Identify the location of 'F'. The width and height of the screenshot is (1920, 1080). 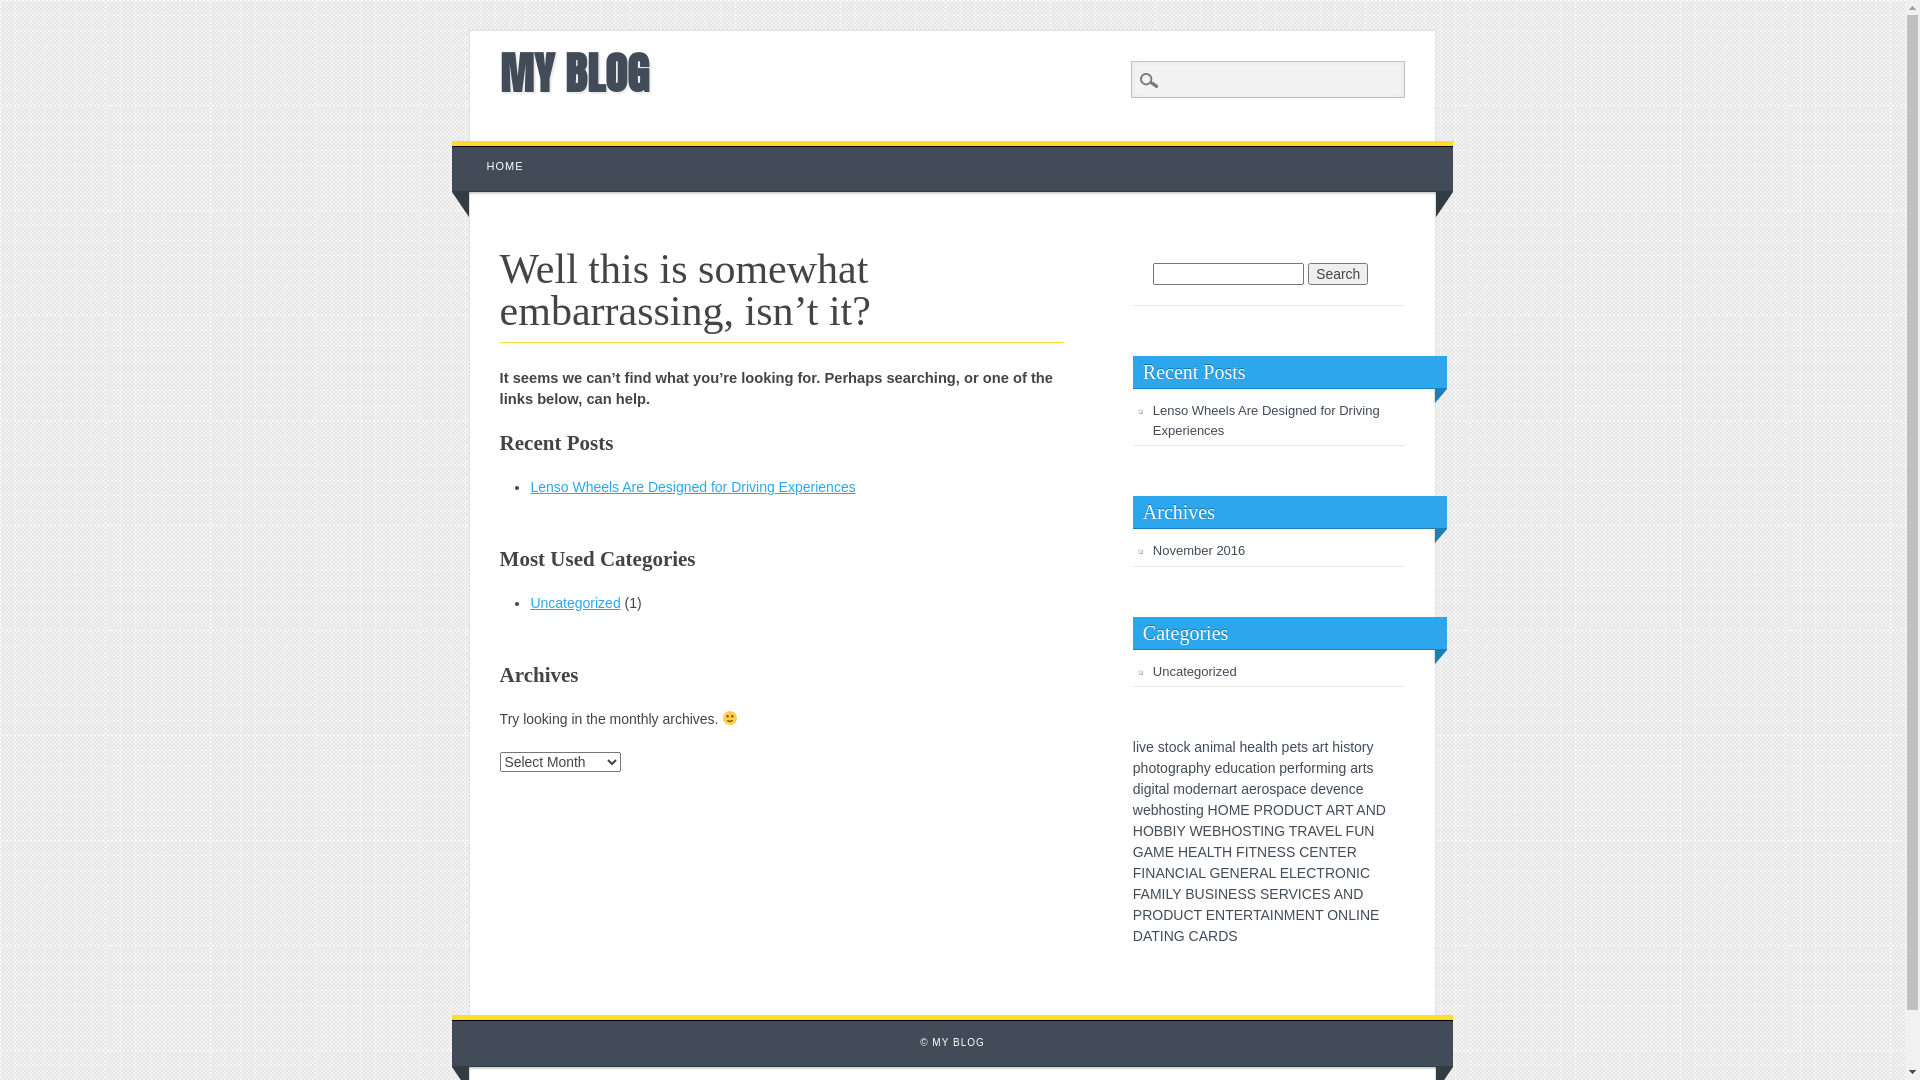
(1137, 893).